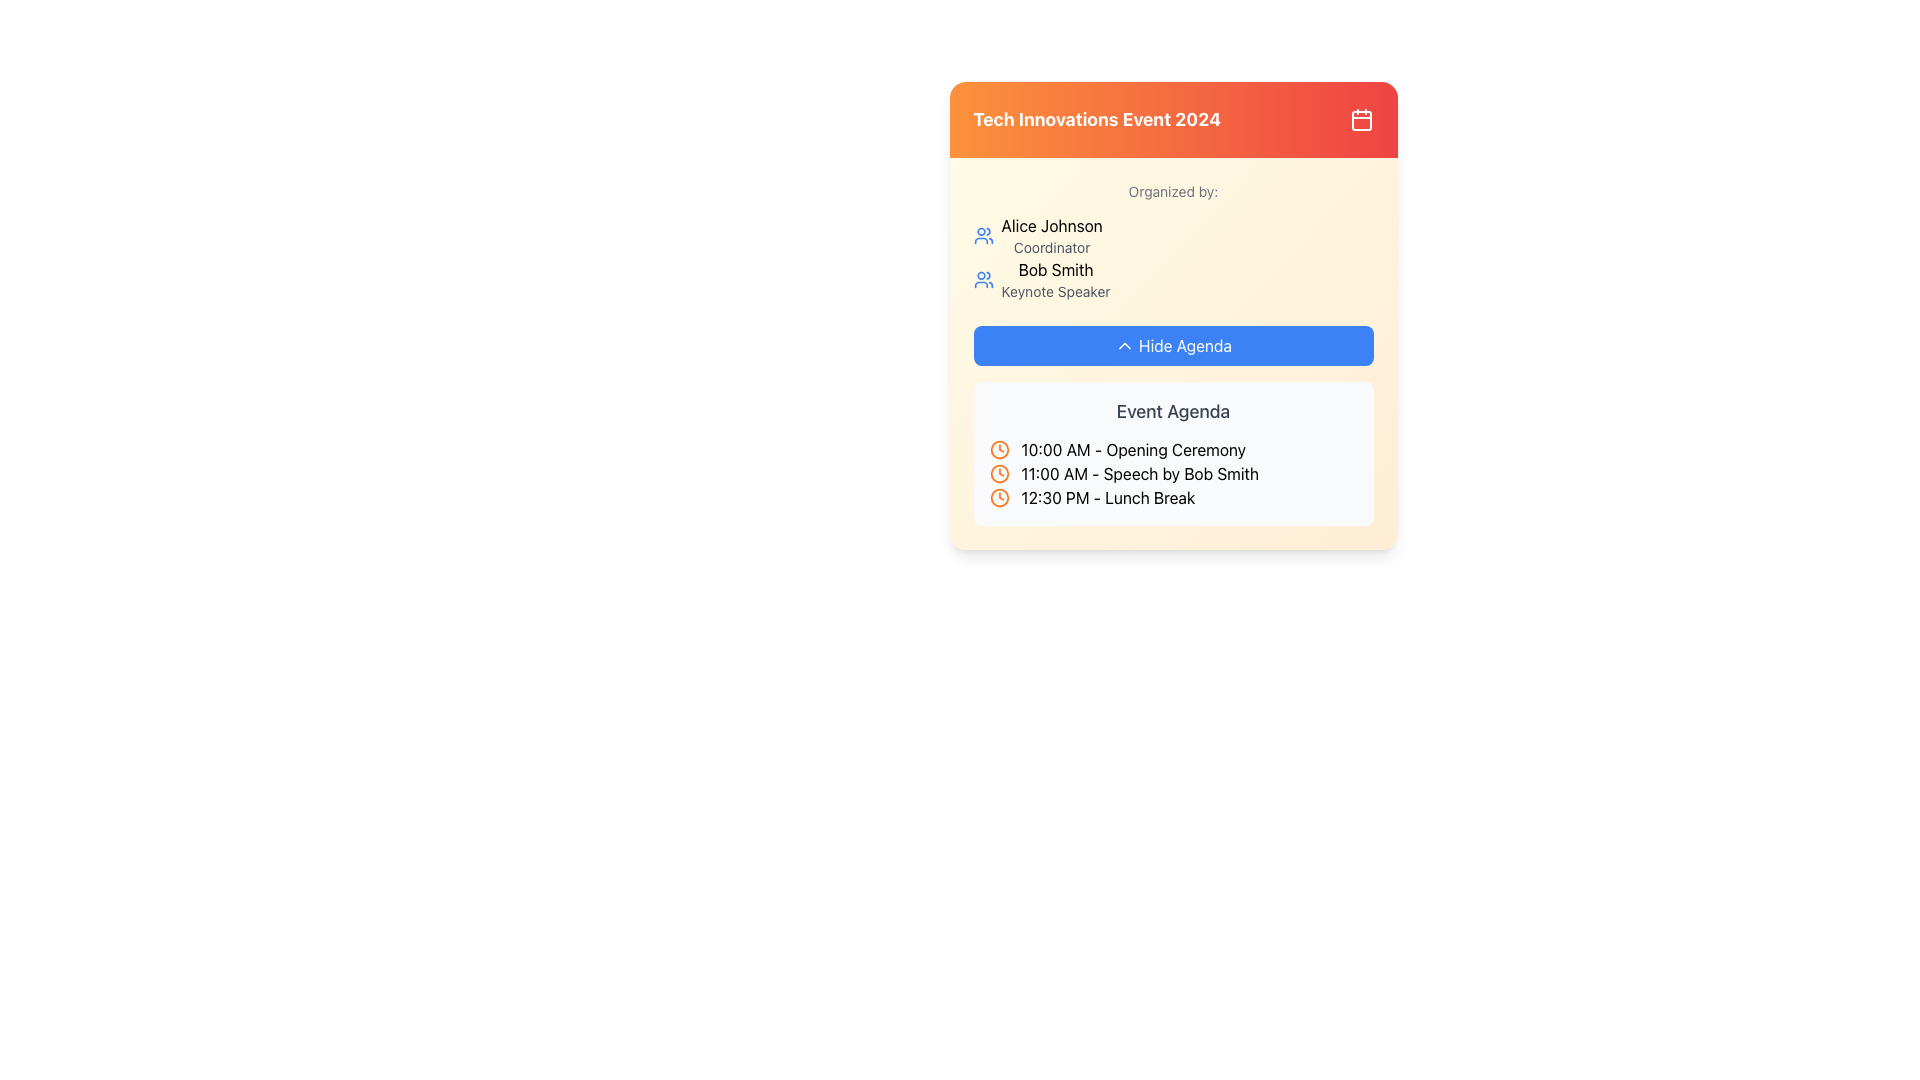 The image size is (1920, 1080). I want to click on the informational text and graphic icon representing the scheduled lunch break at 12:30 PM, which is the third item in the Event Agenda section, so click(1173, 496).